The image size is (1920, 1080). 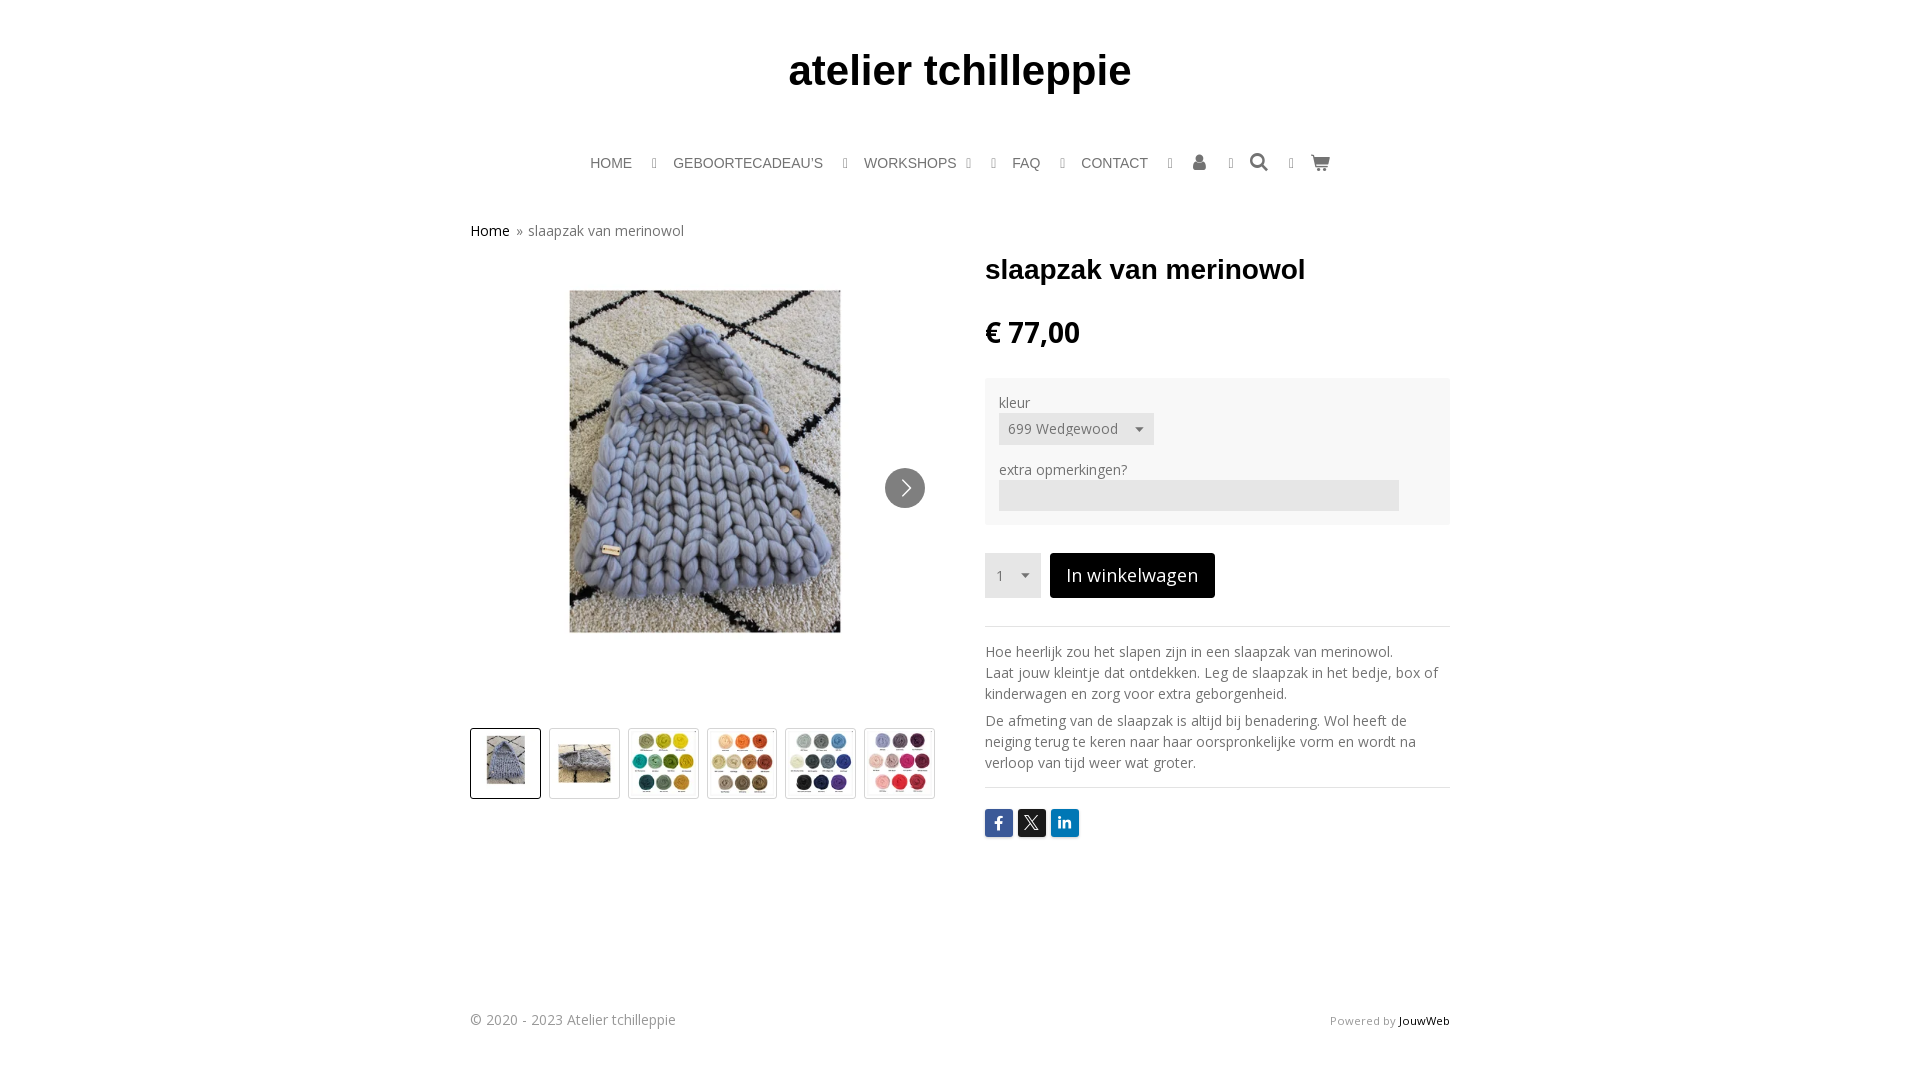 I want to click on 'atelier tchilleppie', so click(x=958, y=69).